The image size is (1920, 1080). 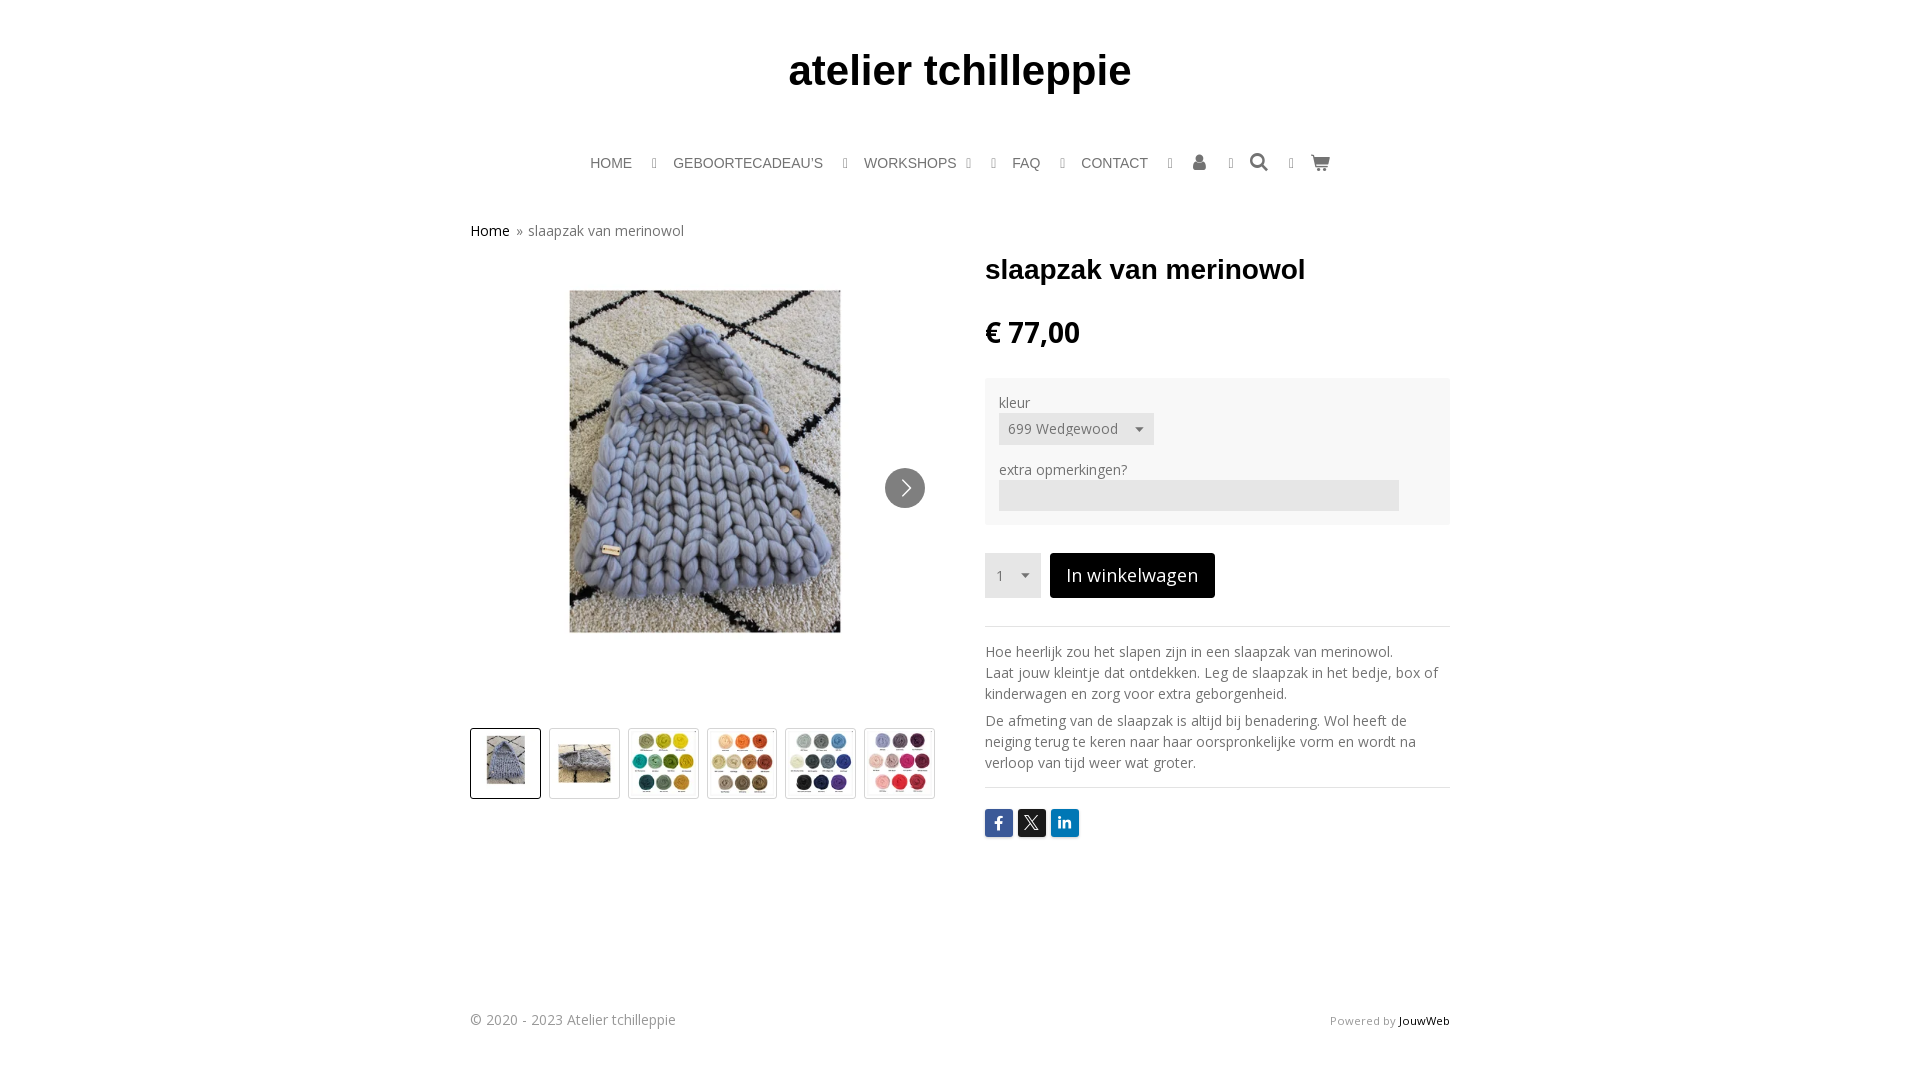 I want to click on 'atelier tchilleppie', so click(x=958, y=69).